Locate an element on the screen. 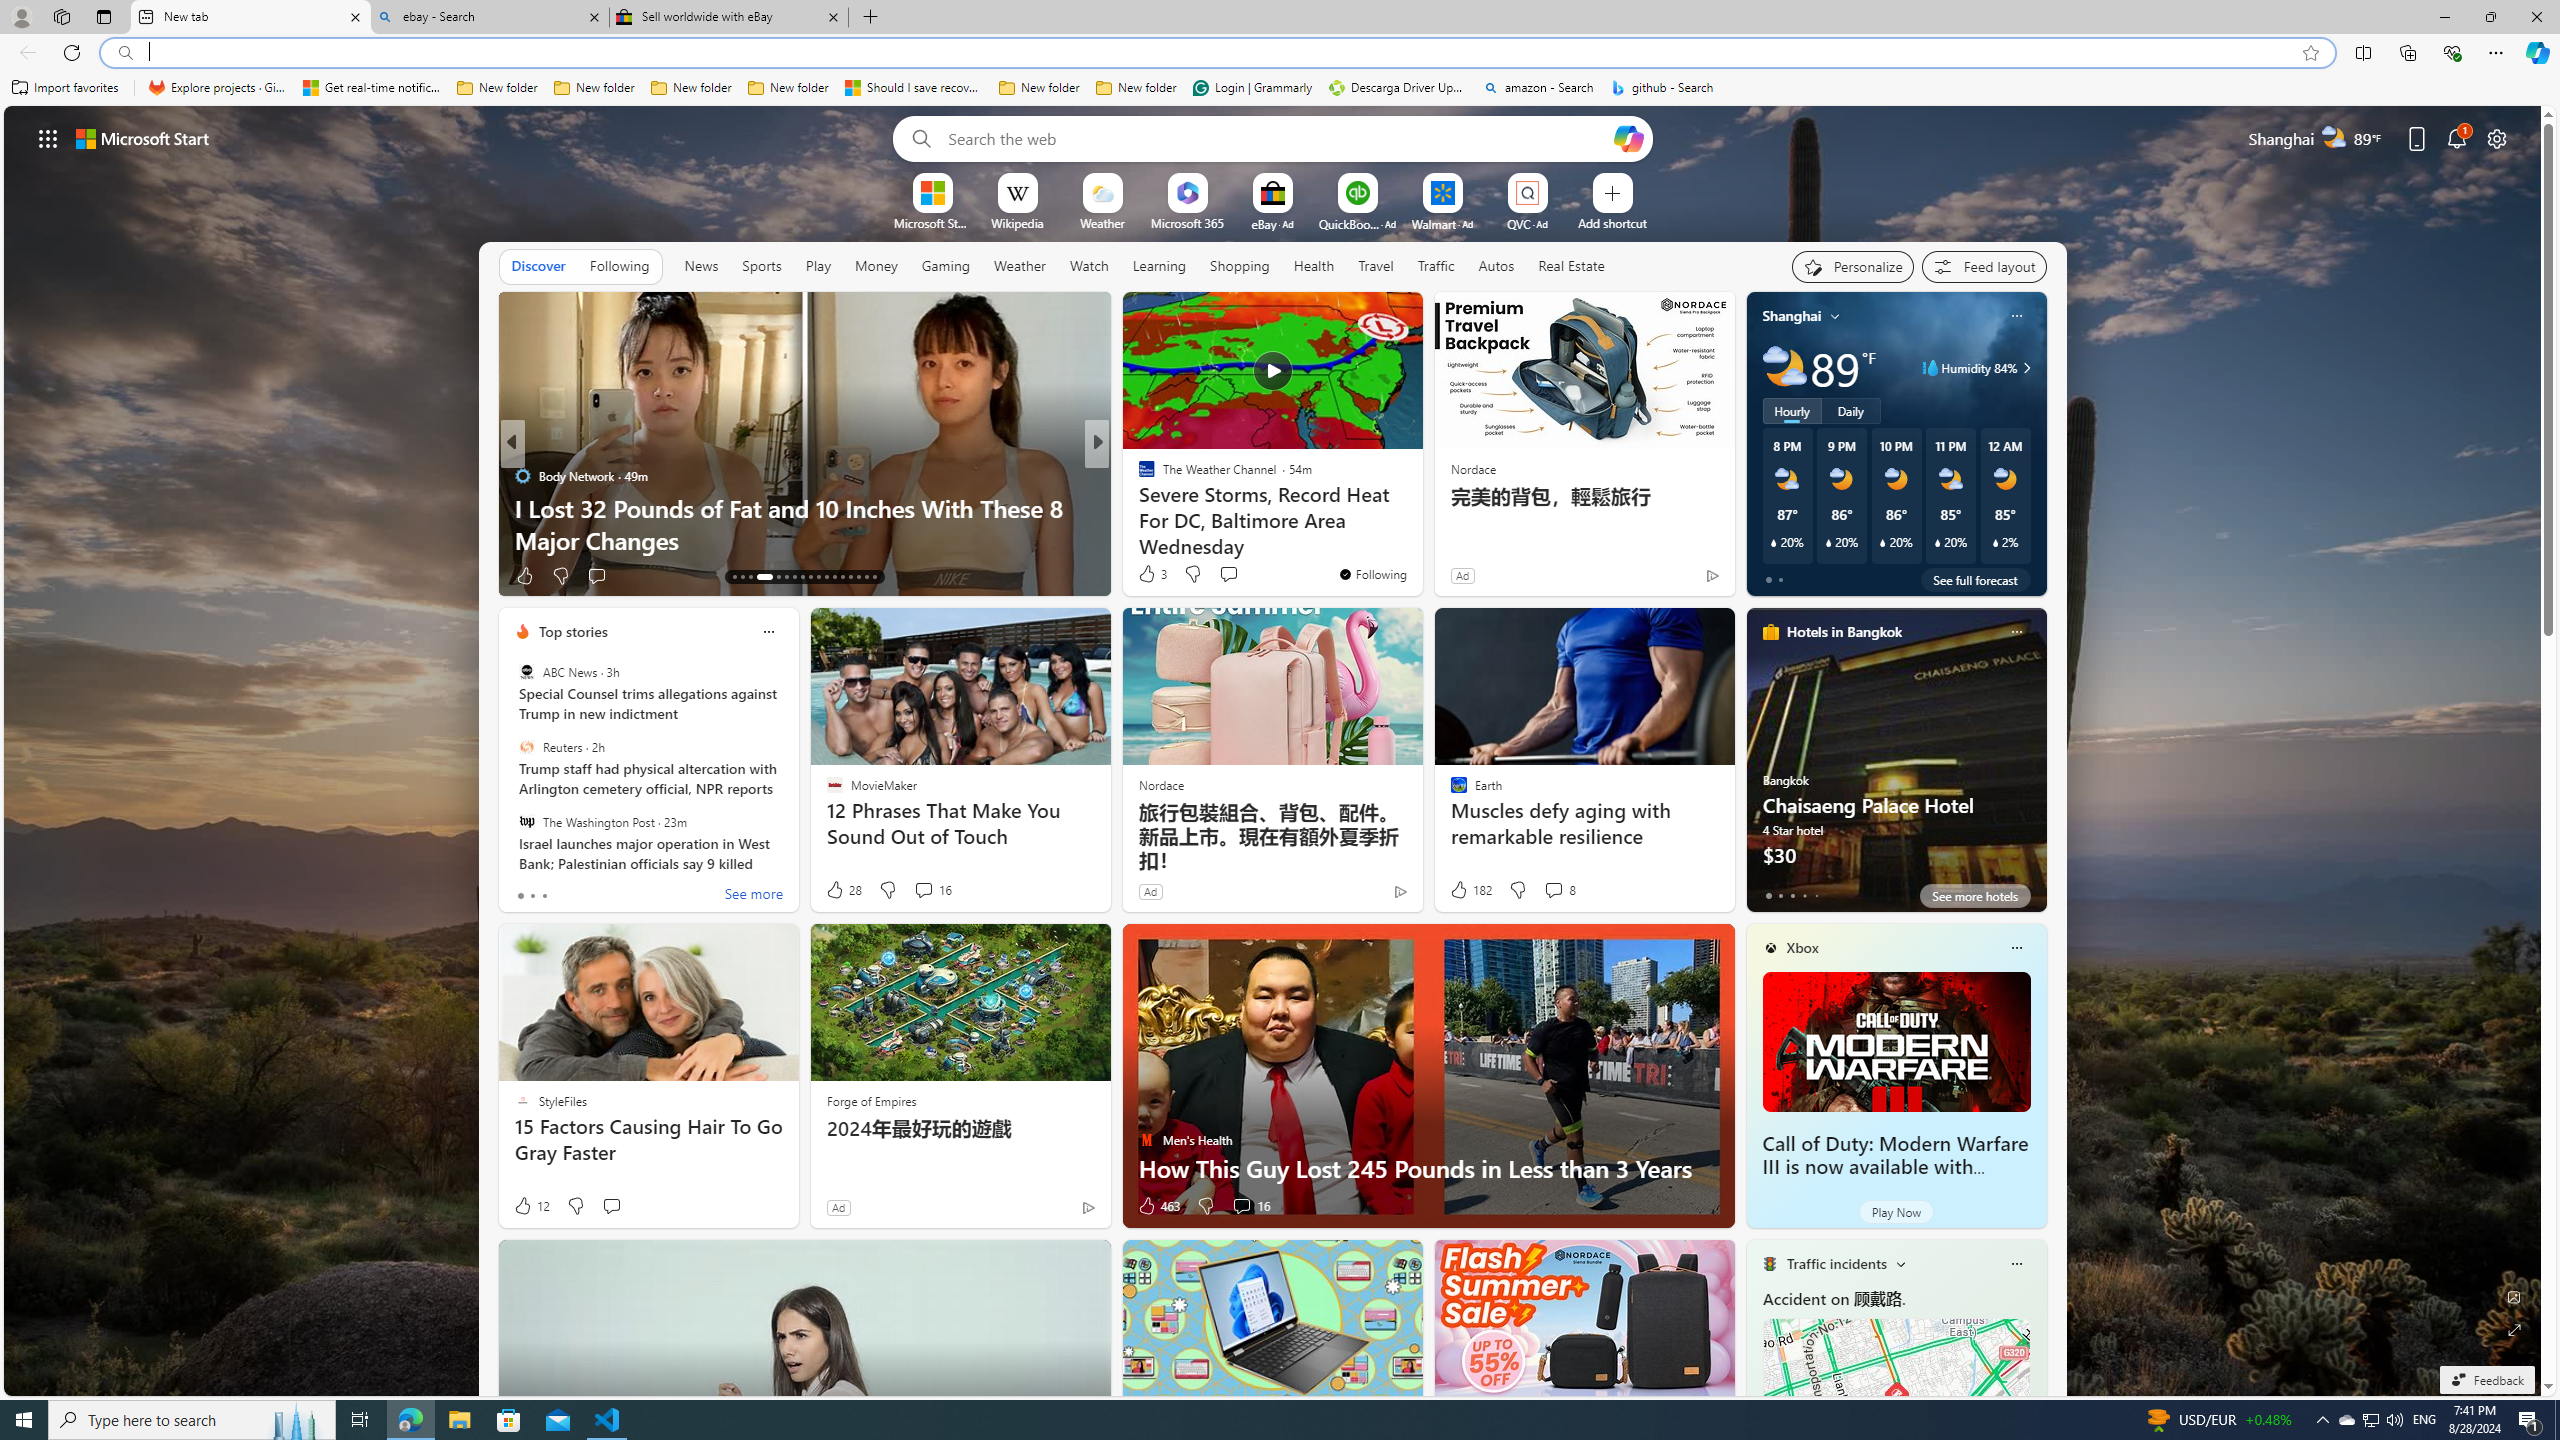 The width and height of the screenshot is (2560, 1440). 'Health' is located at coordinates (1312, 265).